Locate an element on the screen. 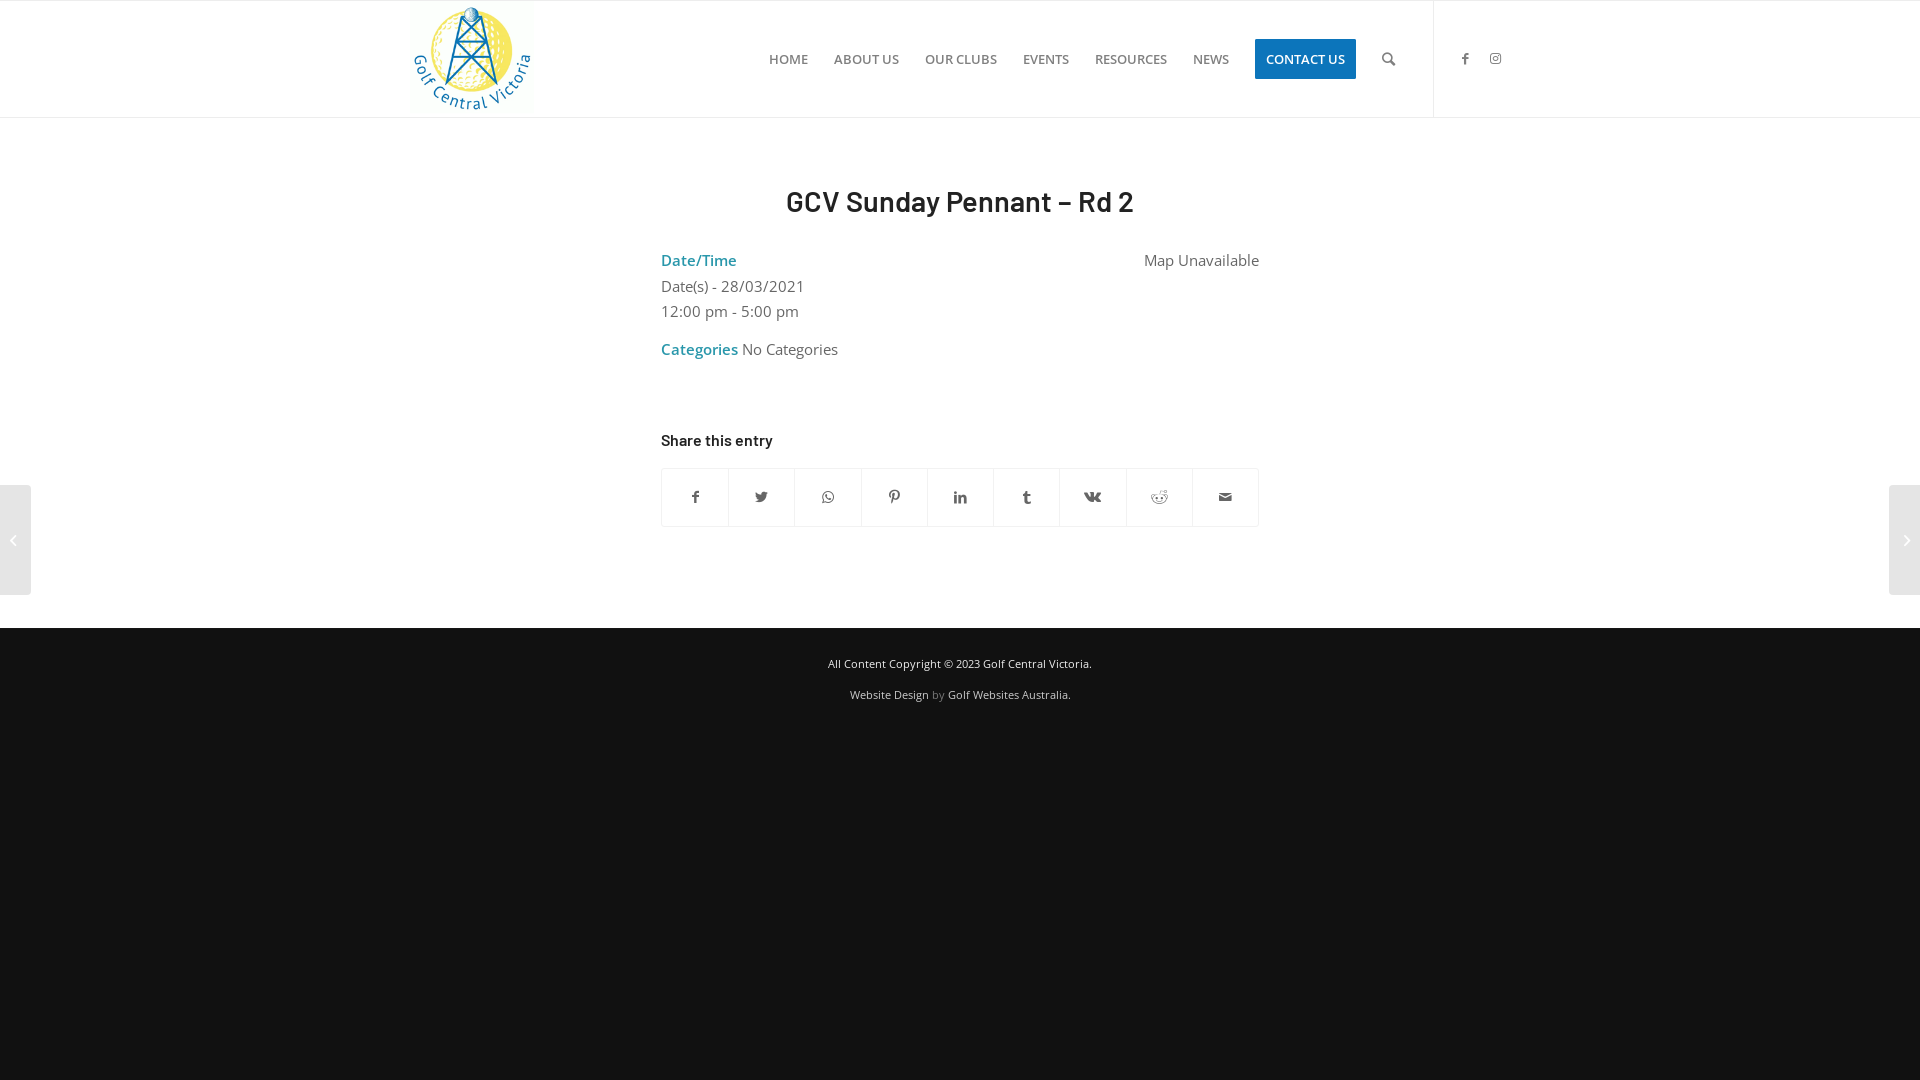  'Golf Websites Australia.' is located at coordinates (1009, 693).